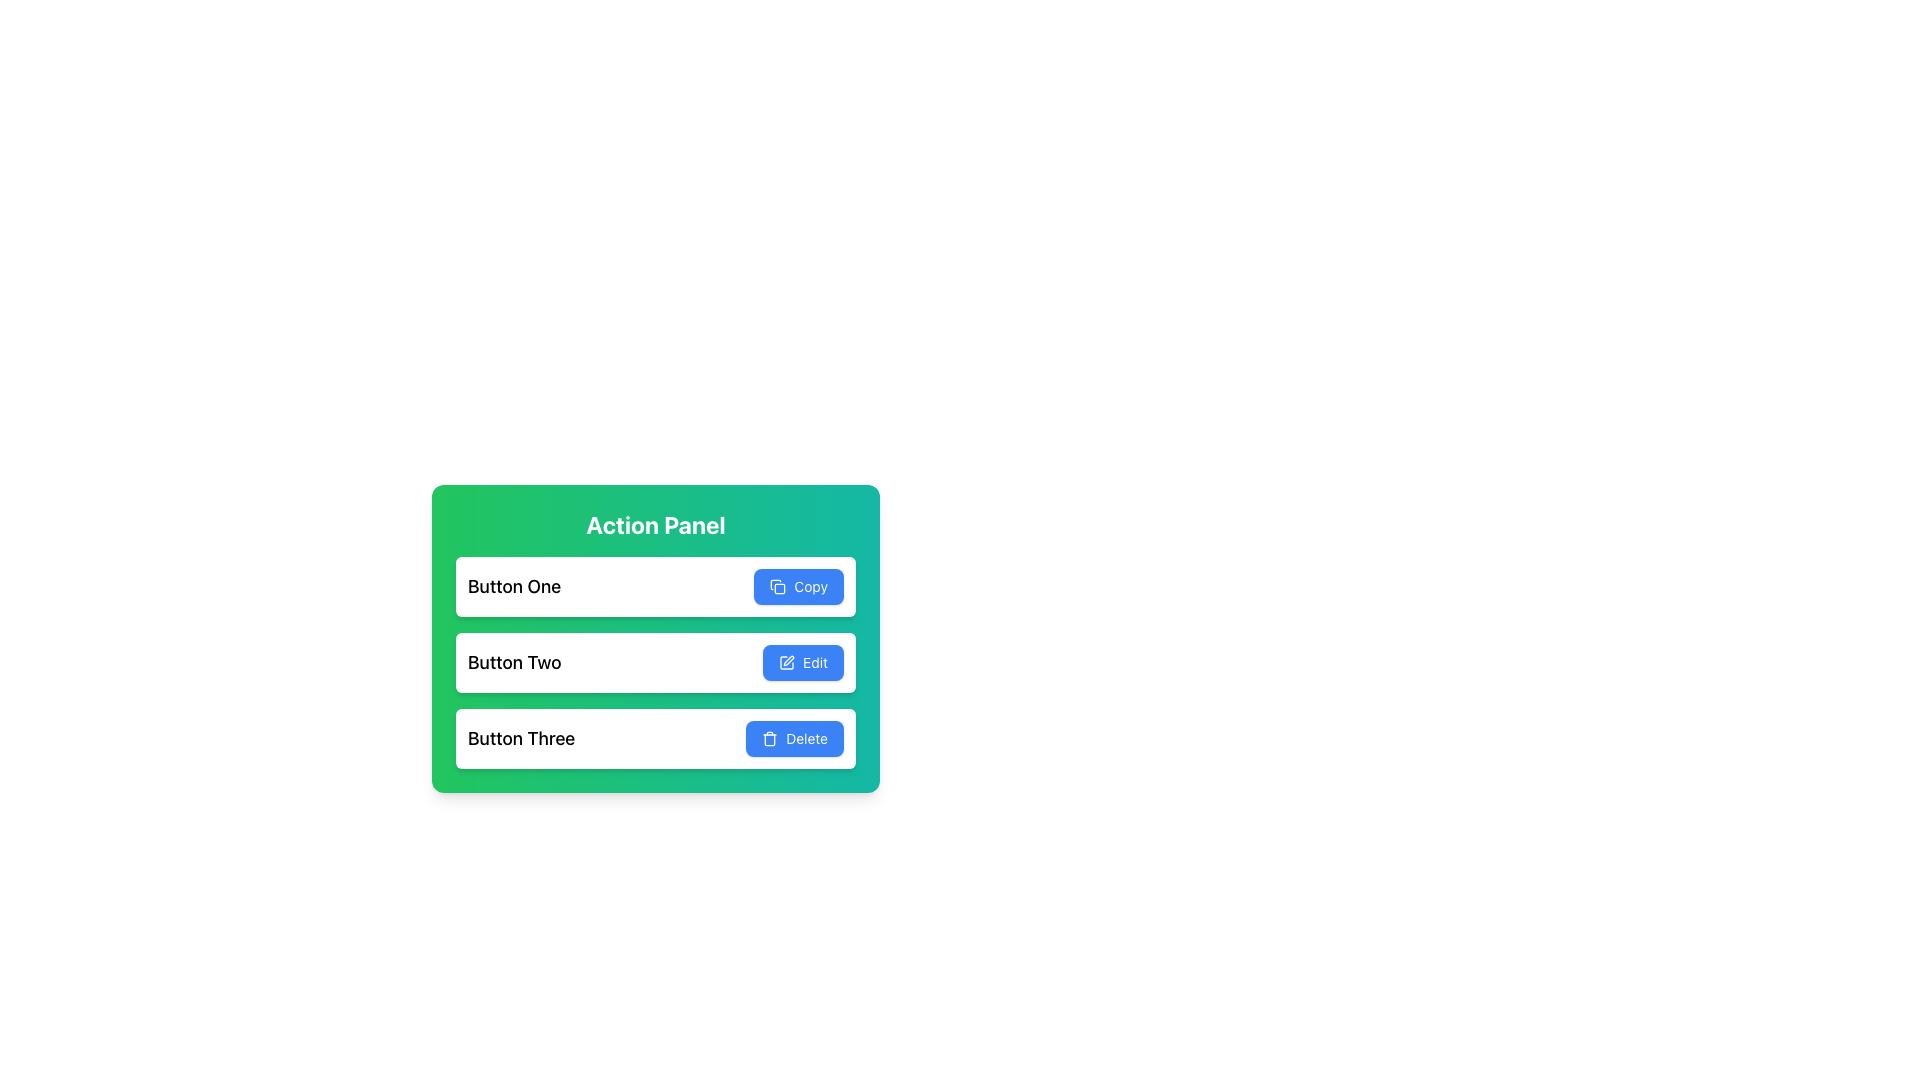  I want to click on the edit icon, which is a small pen symbol on a blue background located in the 'Edit' button within the 'Action Panel.', so click(786, 663).